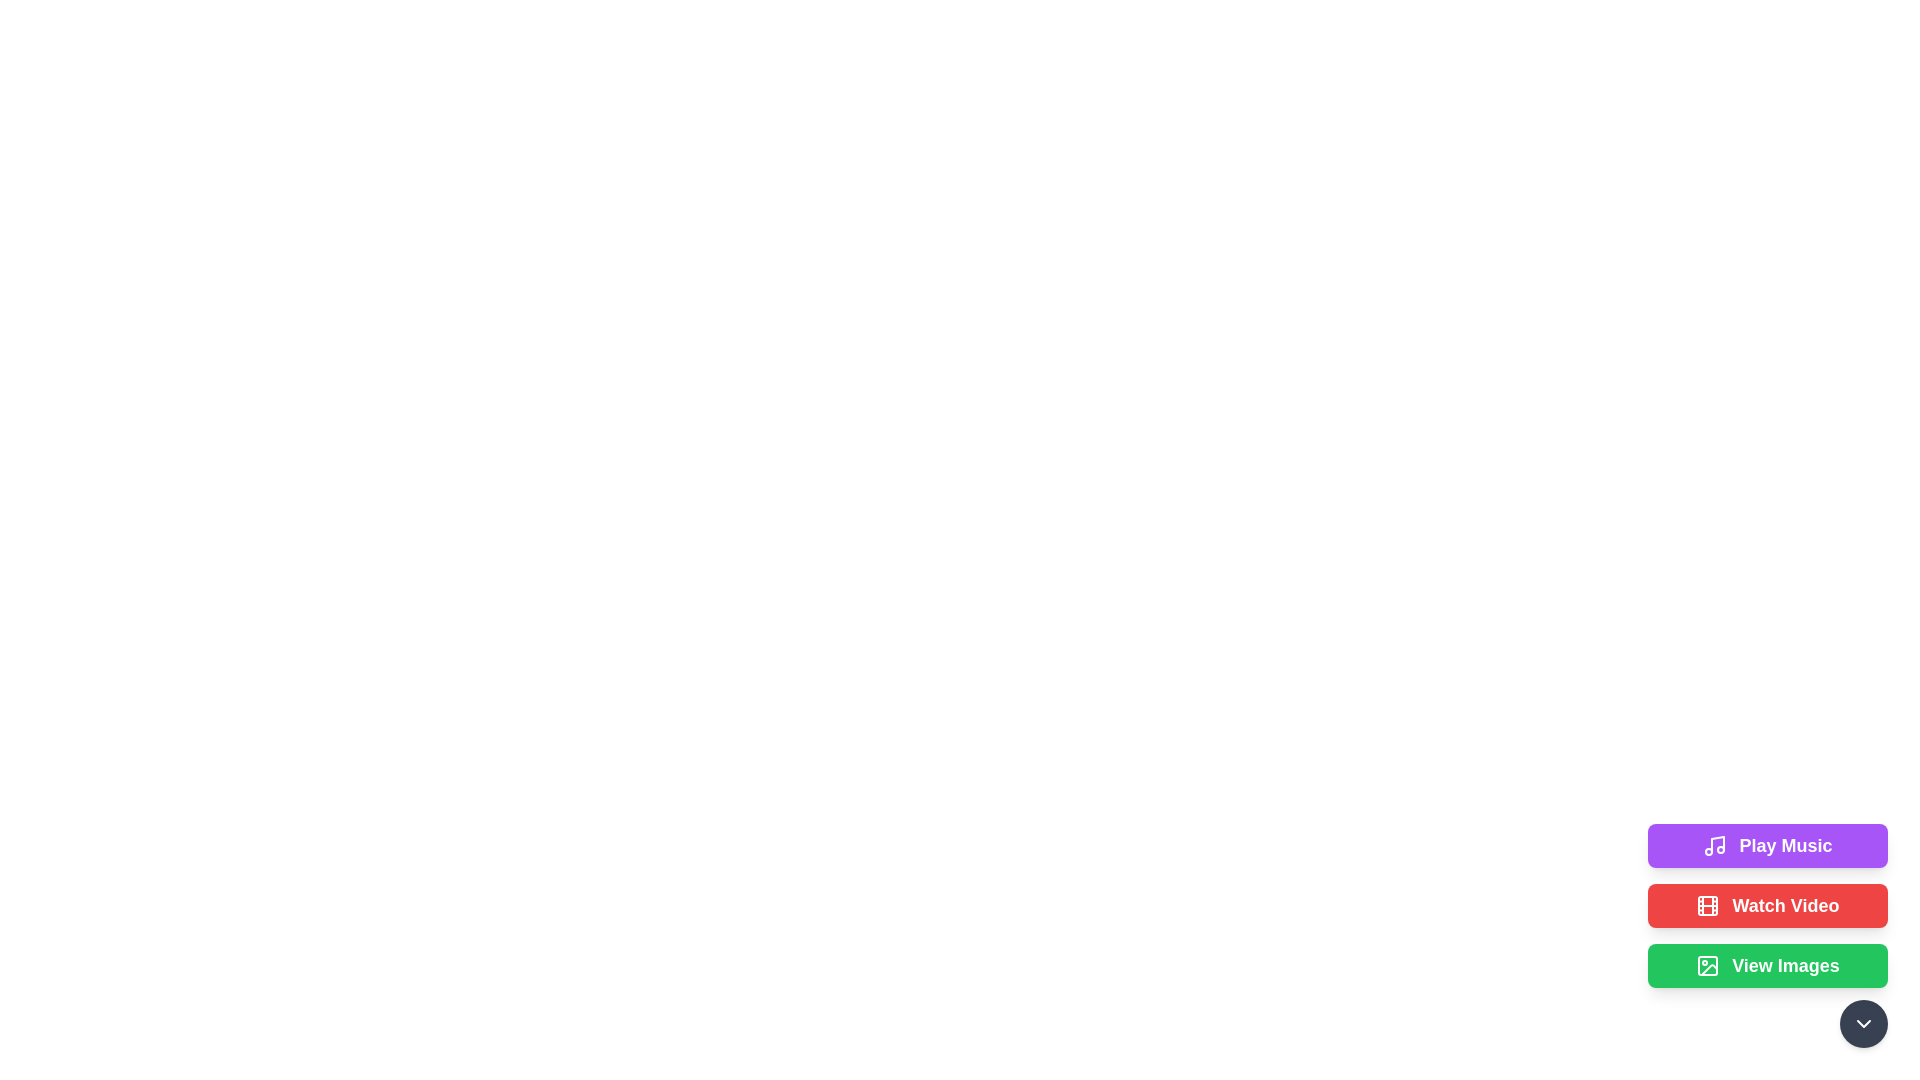 The height and width of the screenshot is (1080, 1920). What do you see at coordinates (1767, 906) in the screenshot?
I see `the button labeled Watch Video` at bounding box center [1767, 906].